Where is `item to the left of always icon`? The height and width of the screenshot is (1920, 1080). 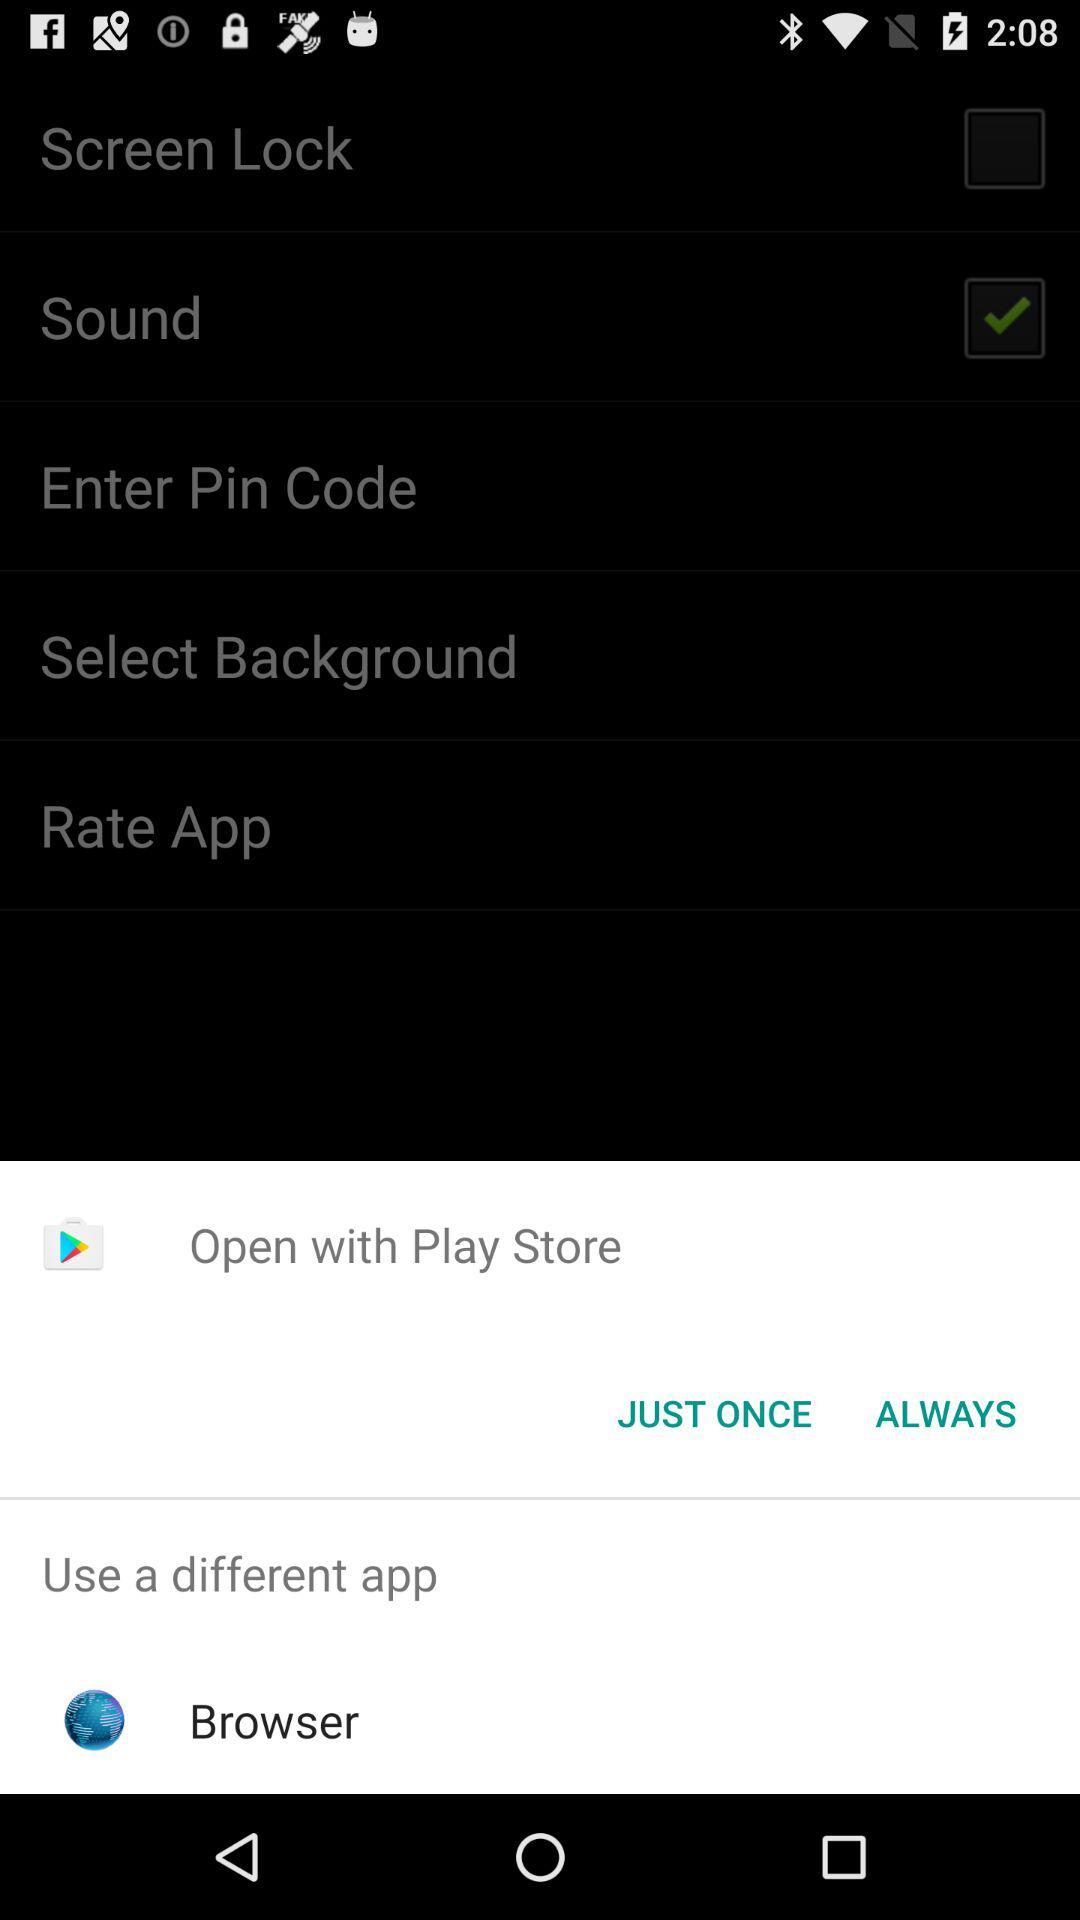 item to the left of always icon is located at coordinates (713, 1411).